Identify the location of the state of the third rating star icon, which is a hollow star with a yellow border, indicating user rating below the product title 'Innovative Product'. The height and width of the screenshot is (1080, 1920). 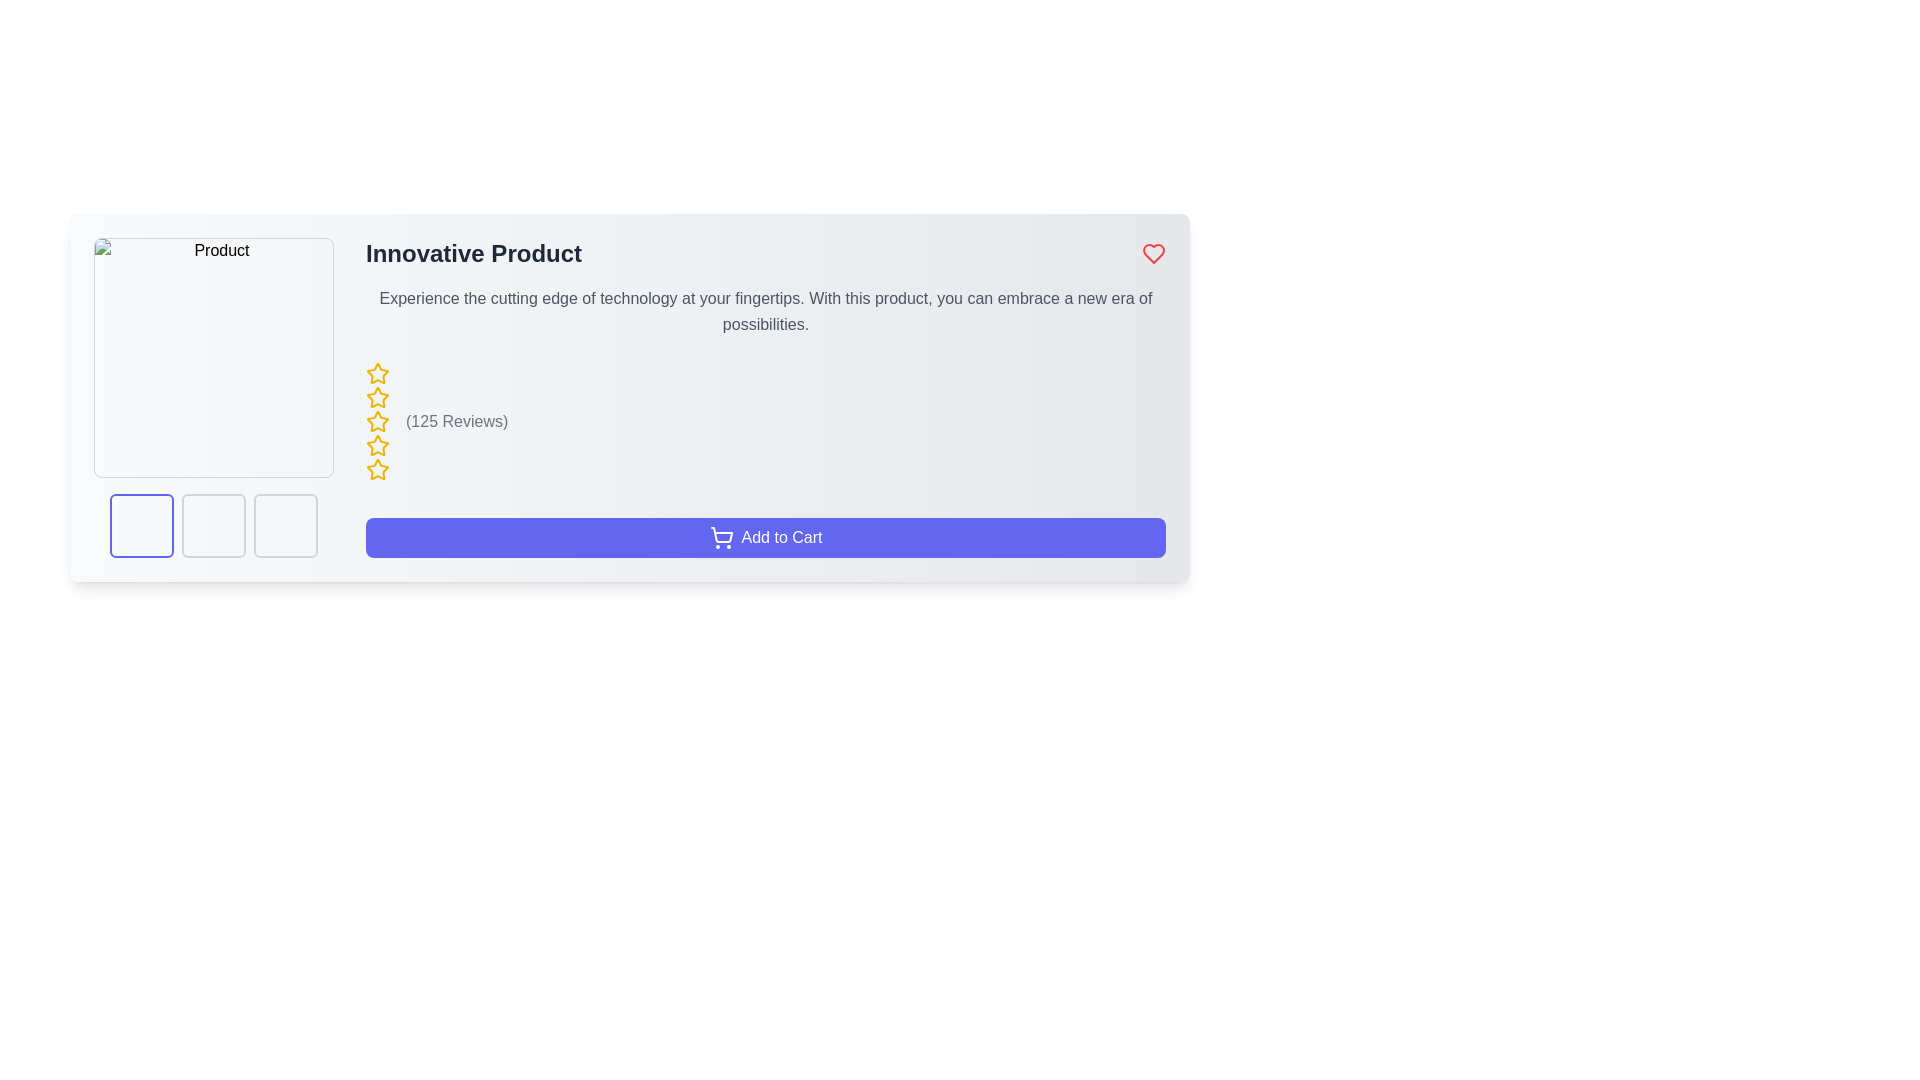
(378, 444).